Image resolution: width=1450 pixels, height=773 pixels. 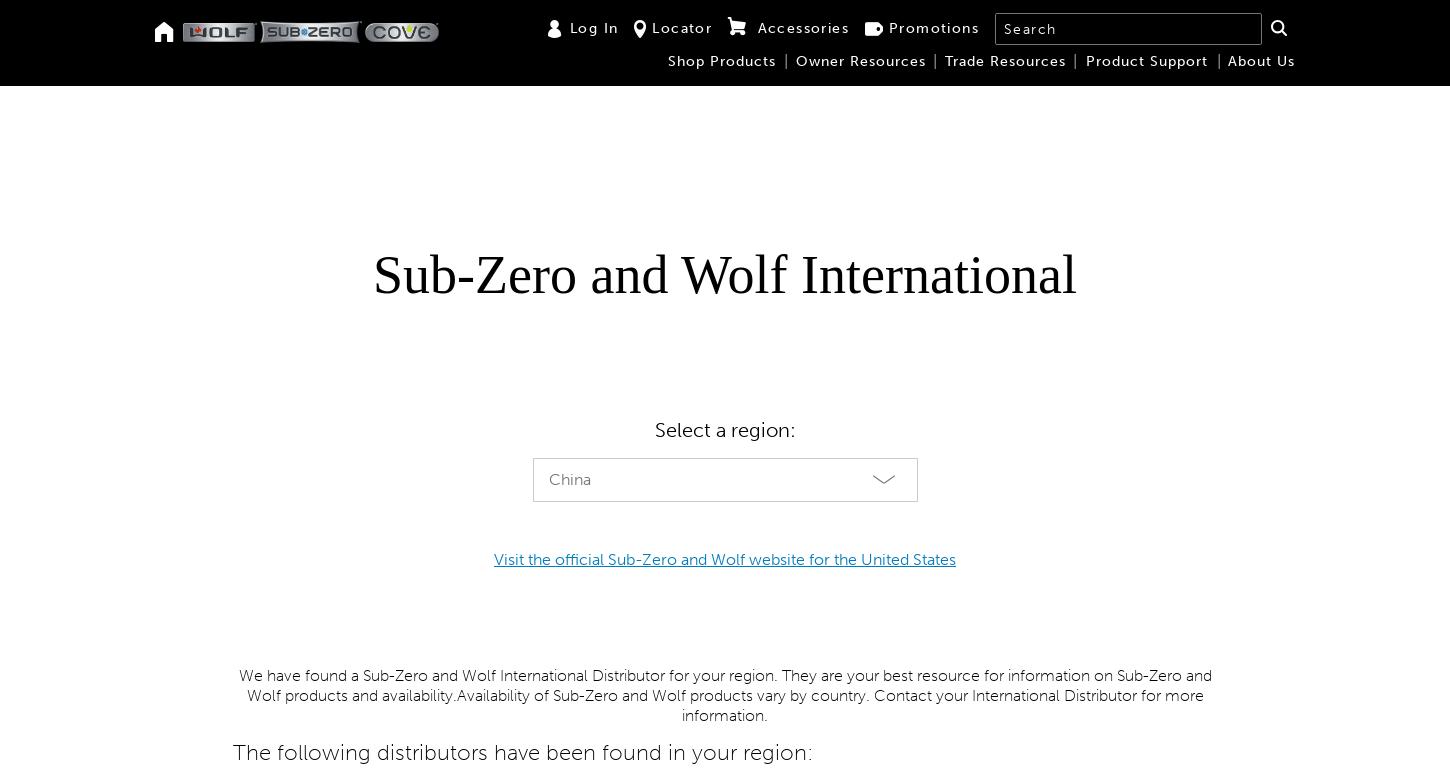 I want to click on 'Trade Shows', so click(x=371, y=174).